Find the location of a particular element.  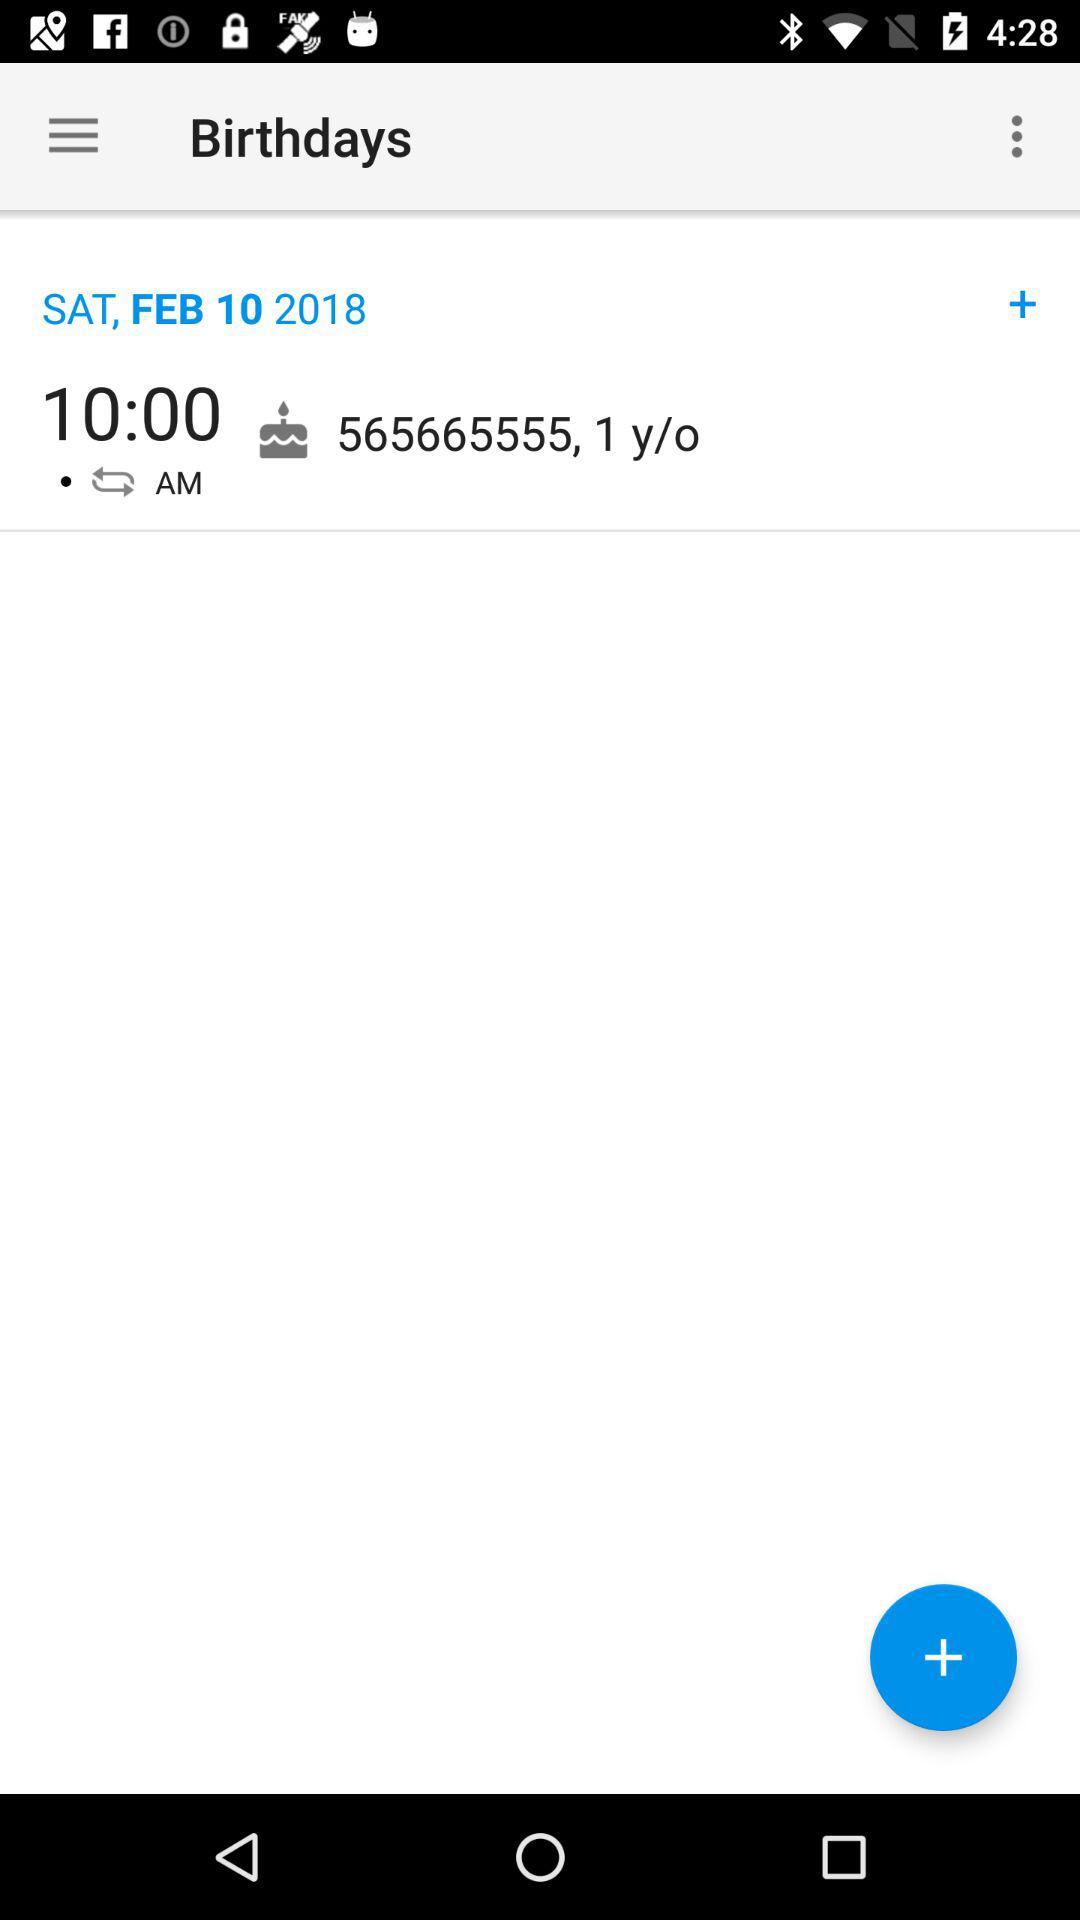

the icon next to birthdays icon is located at coordinates (72, 135).